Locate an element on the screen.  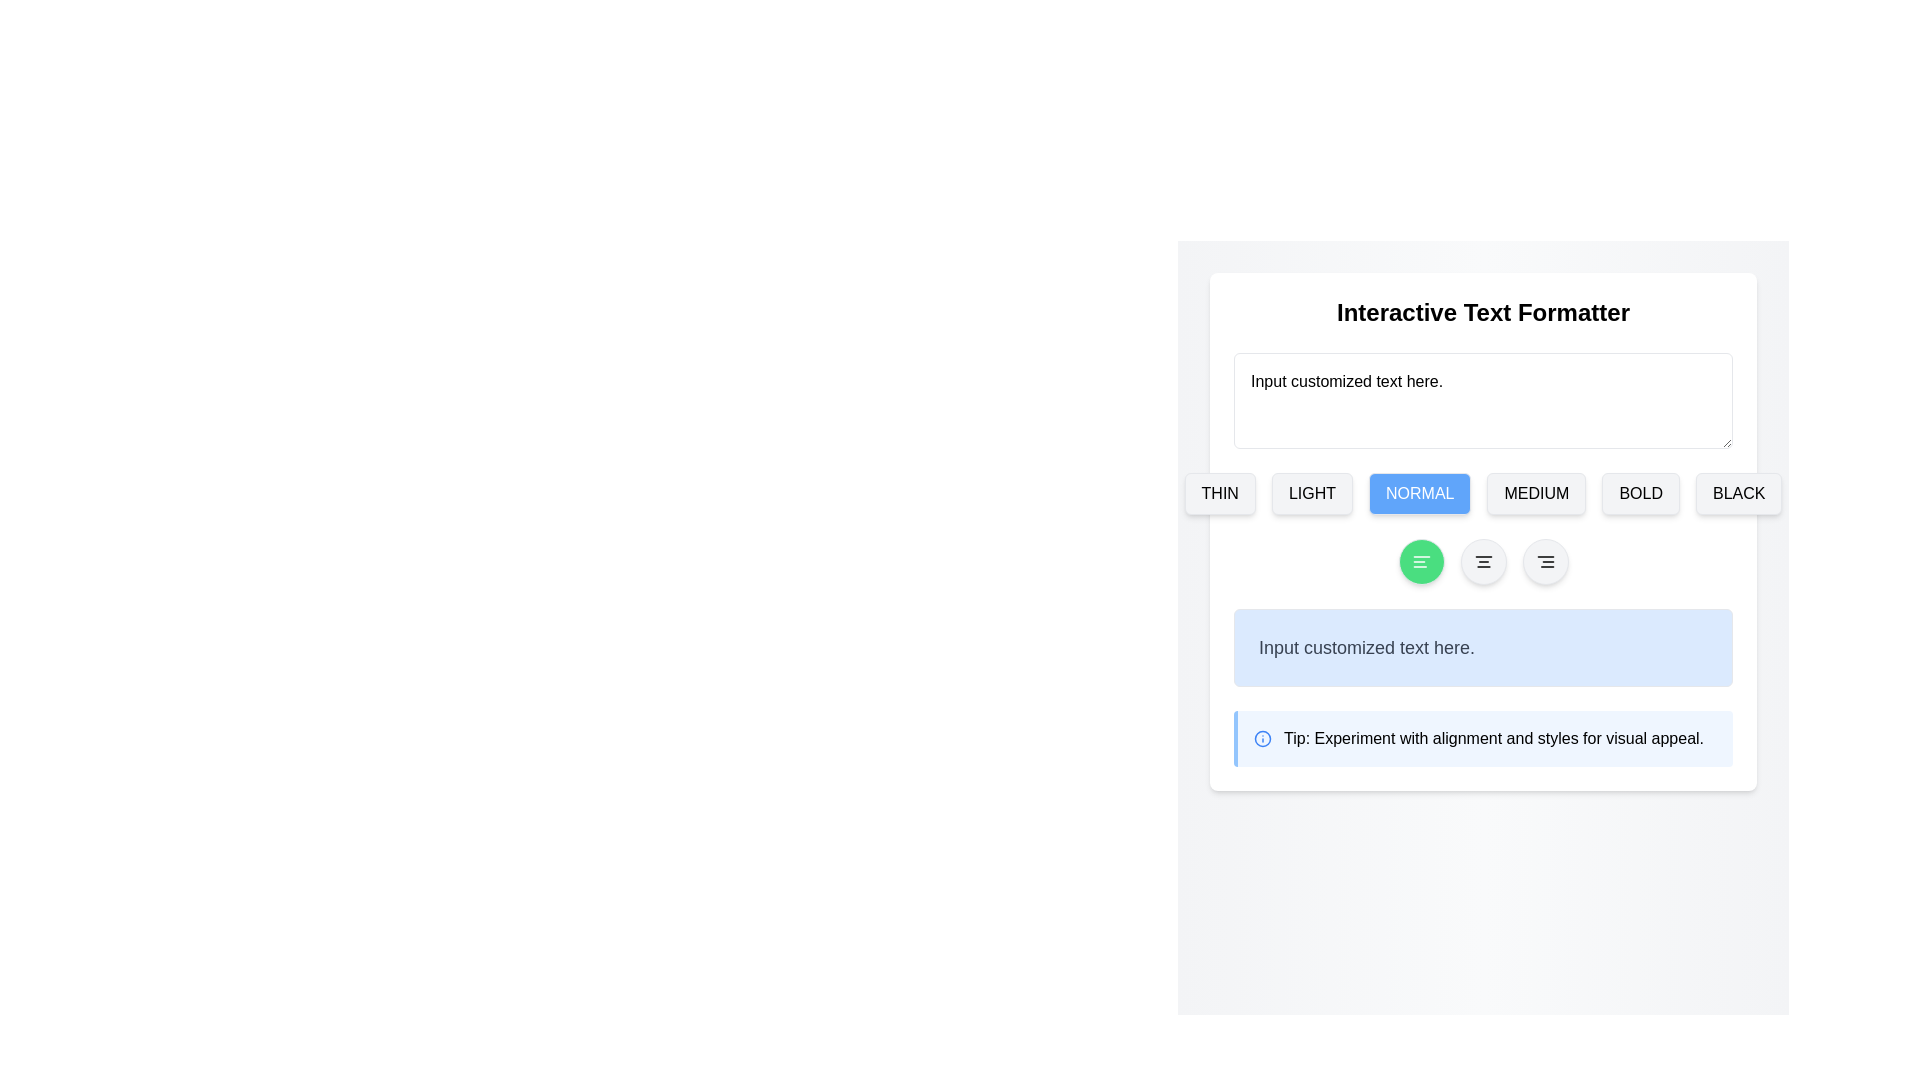
the 'LIGHT' text formatting button, which is the second button in a horizontal group of six buttons is located at coordinates (1312, 493).